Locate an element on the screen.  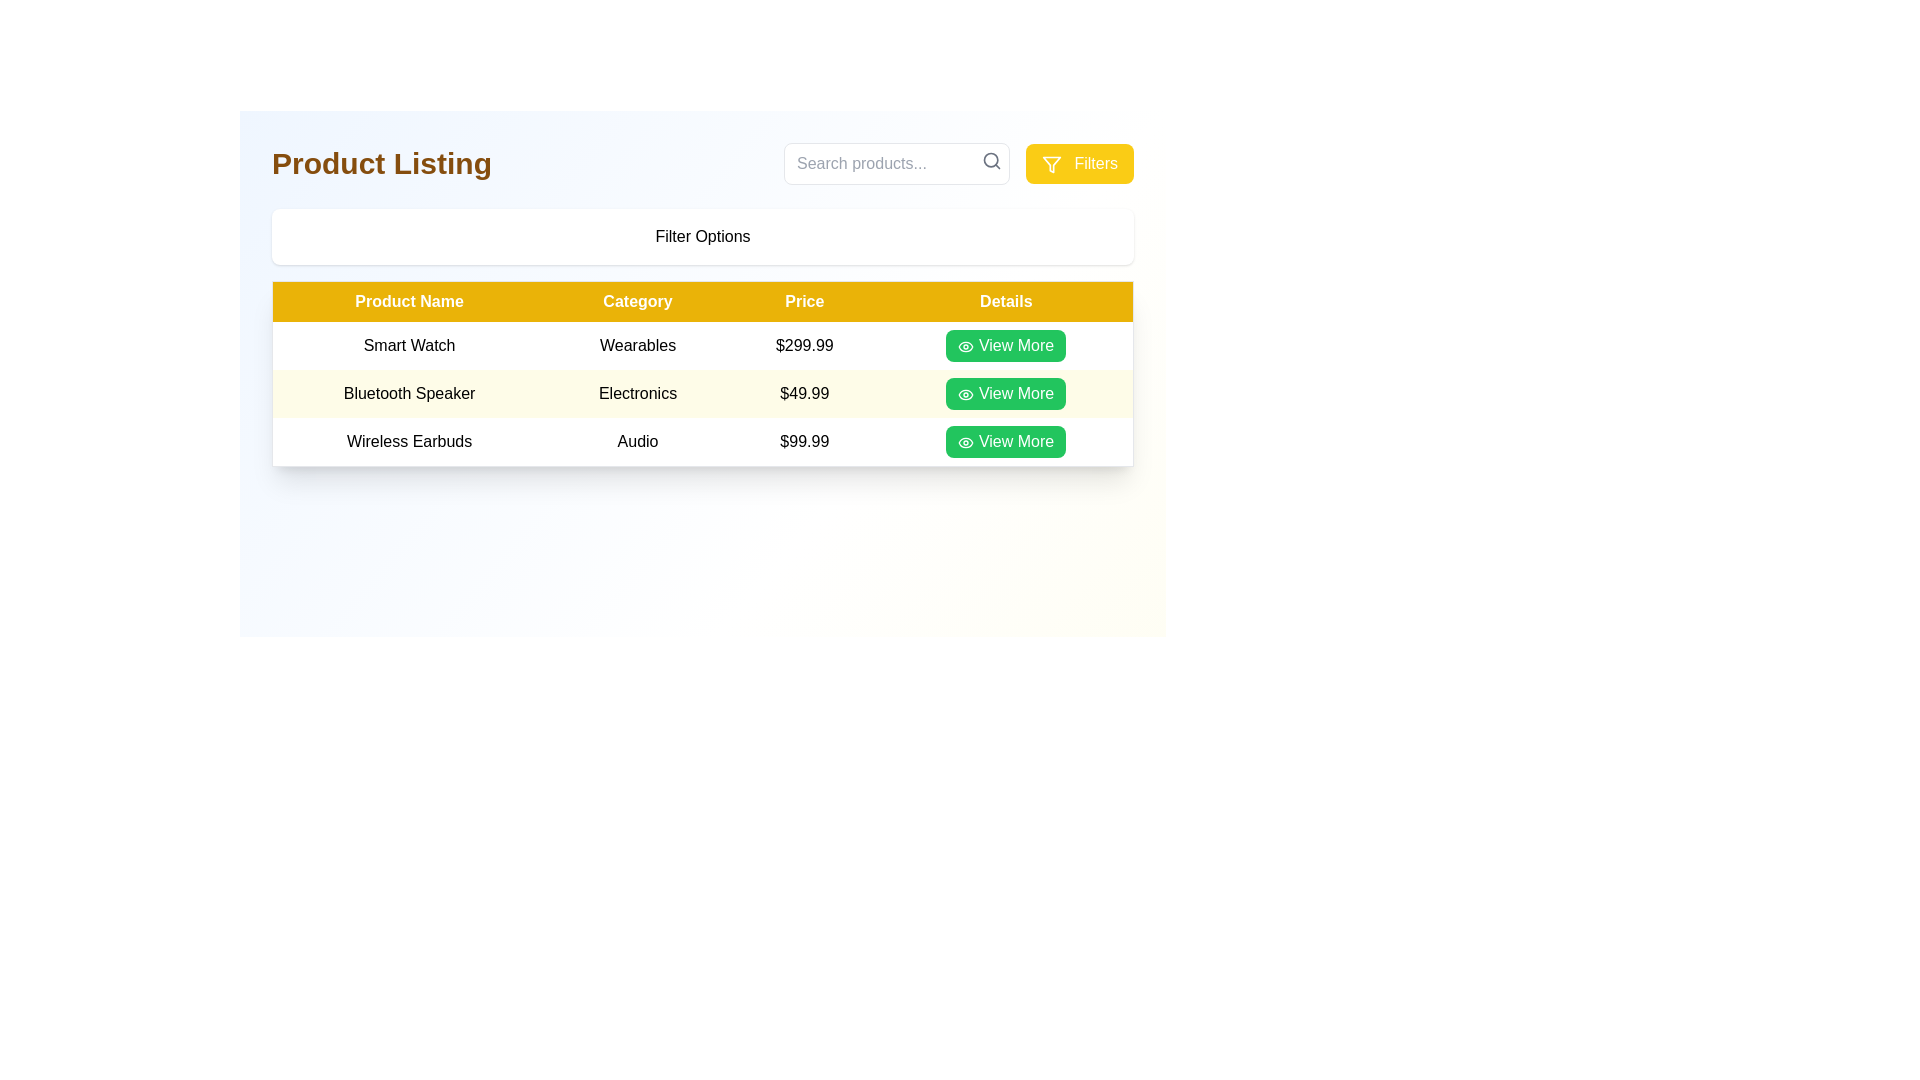
the green 'View More' button with rounded corners and an eye icon in the 'Details' column of the first product row labeled 'Smart Watch' is located at coordinates (1006, 345).